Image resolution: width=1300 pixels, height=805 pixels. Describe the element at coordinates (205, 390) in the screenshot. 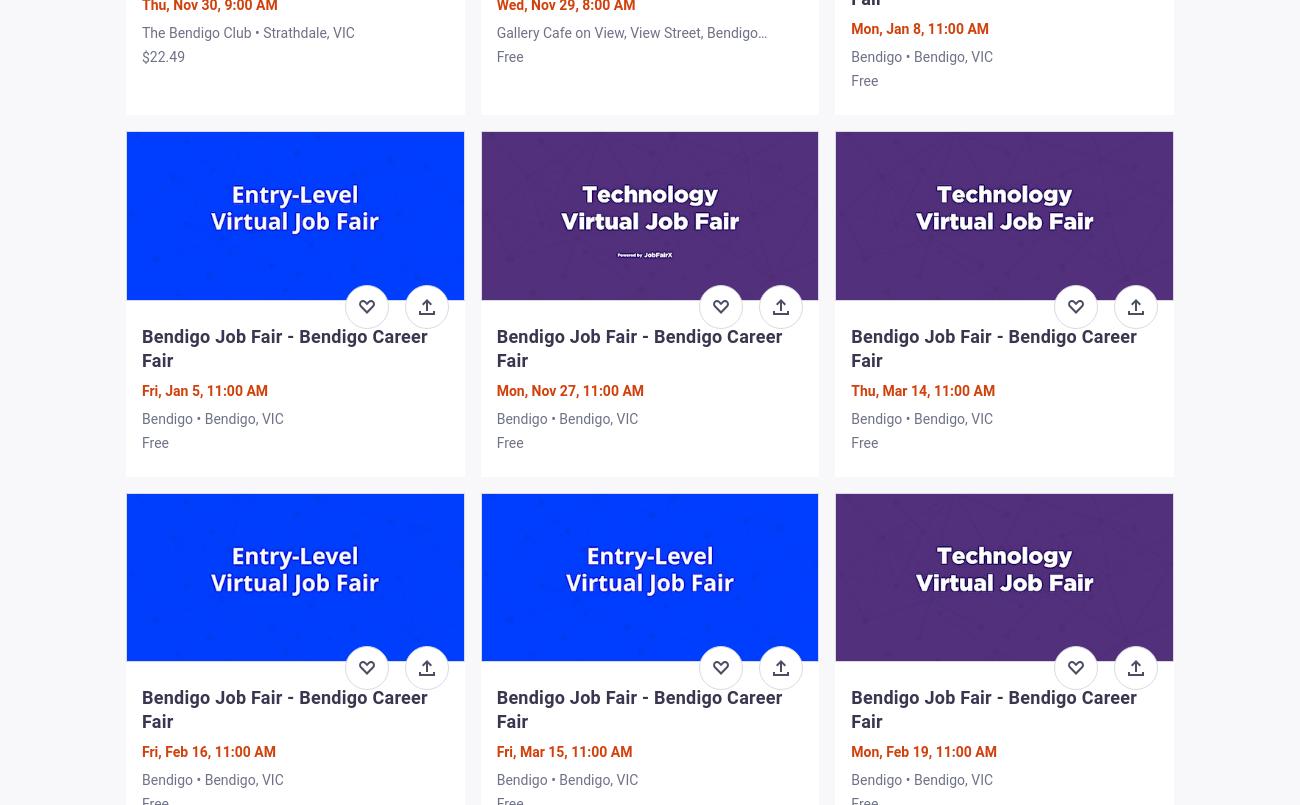

I see `'Fri, Jan 5, 11:00 AM'` at that location.